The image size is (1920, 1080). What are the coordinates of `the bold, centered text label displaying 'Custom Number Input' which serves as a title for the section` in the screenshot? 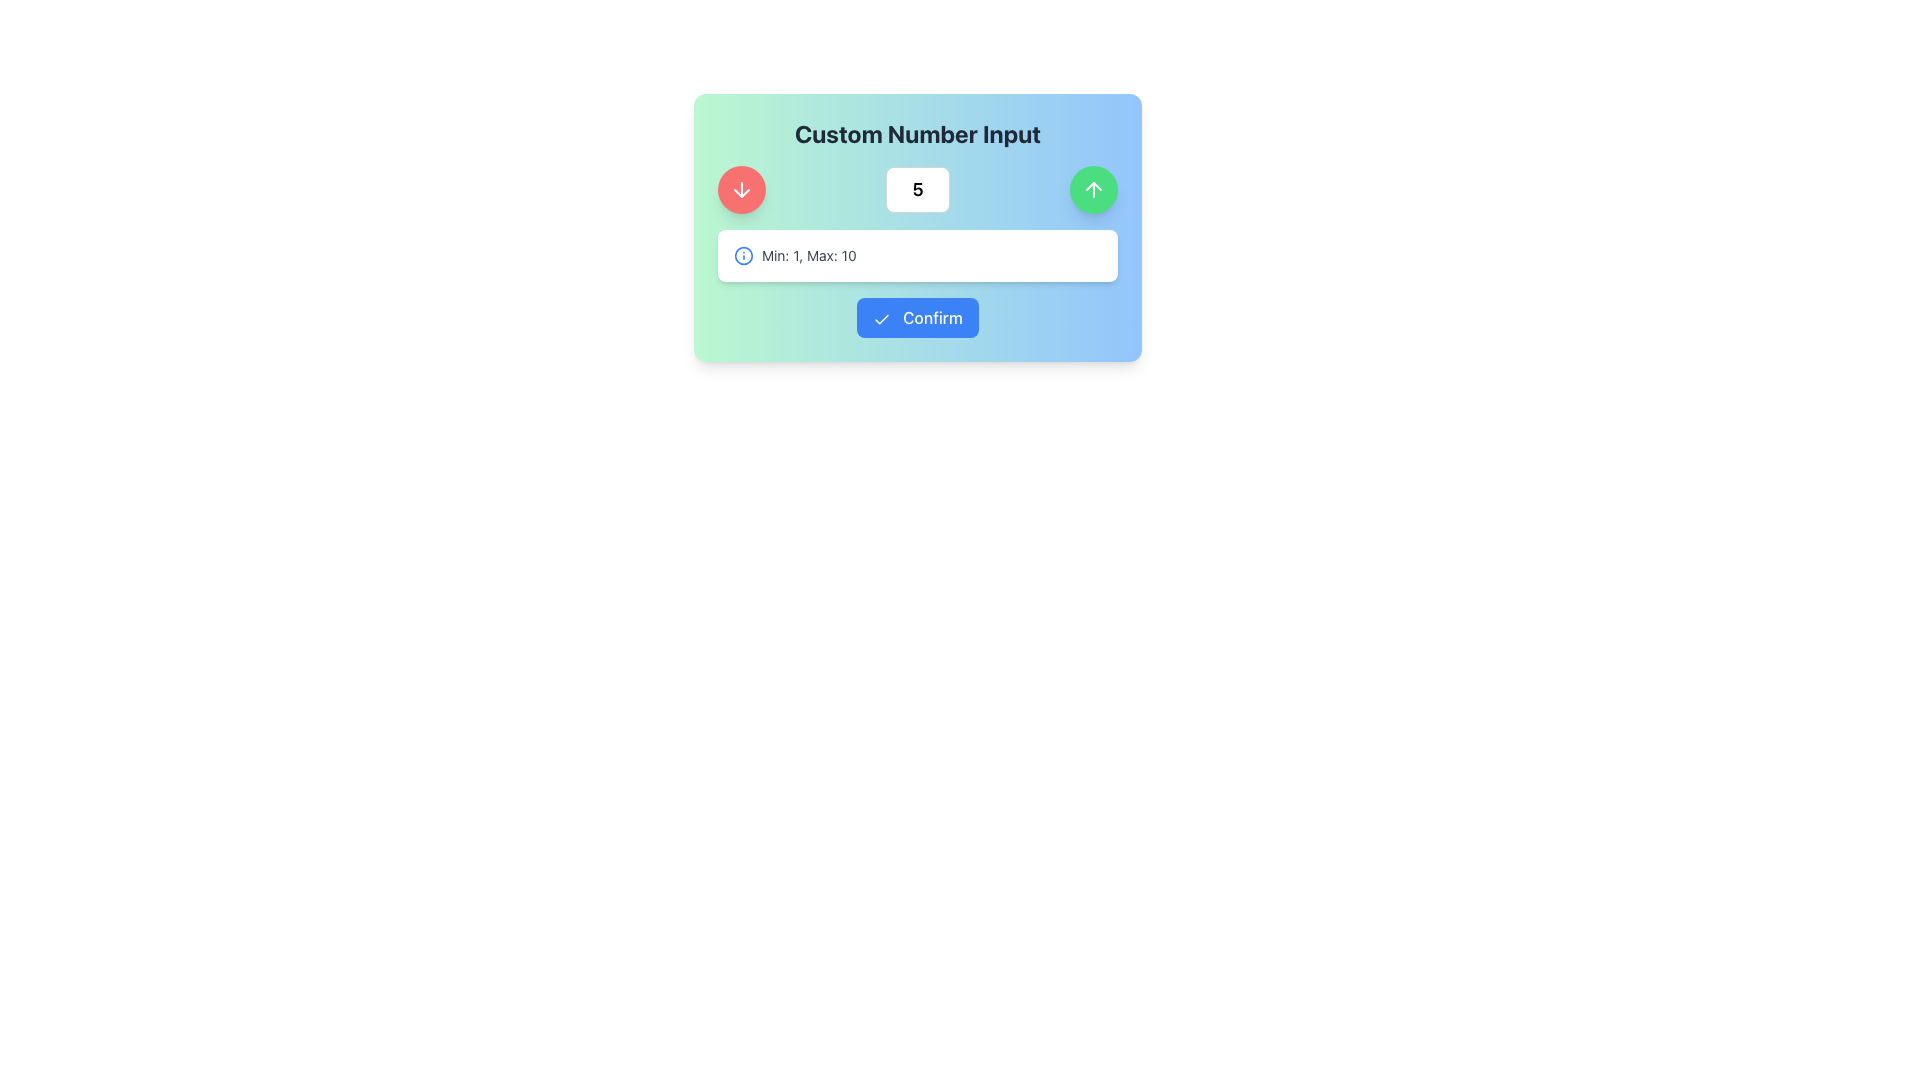 It's located at (916, 134).